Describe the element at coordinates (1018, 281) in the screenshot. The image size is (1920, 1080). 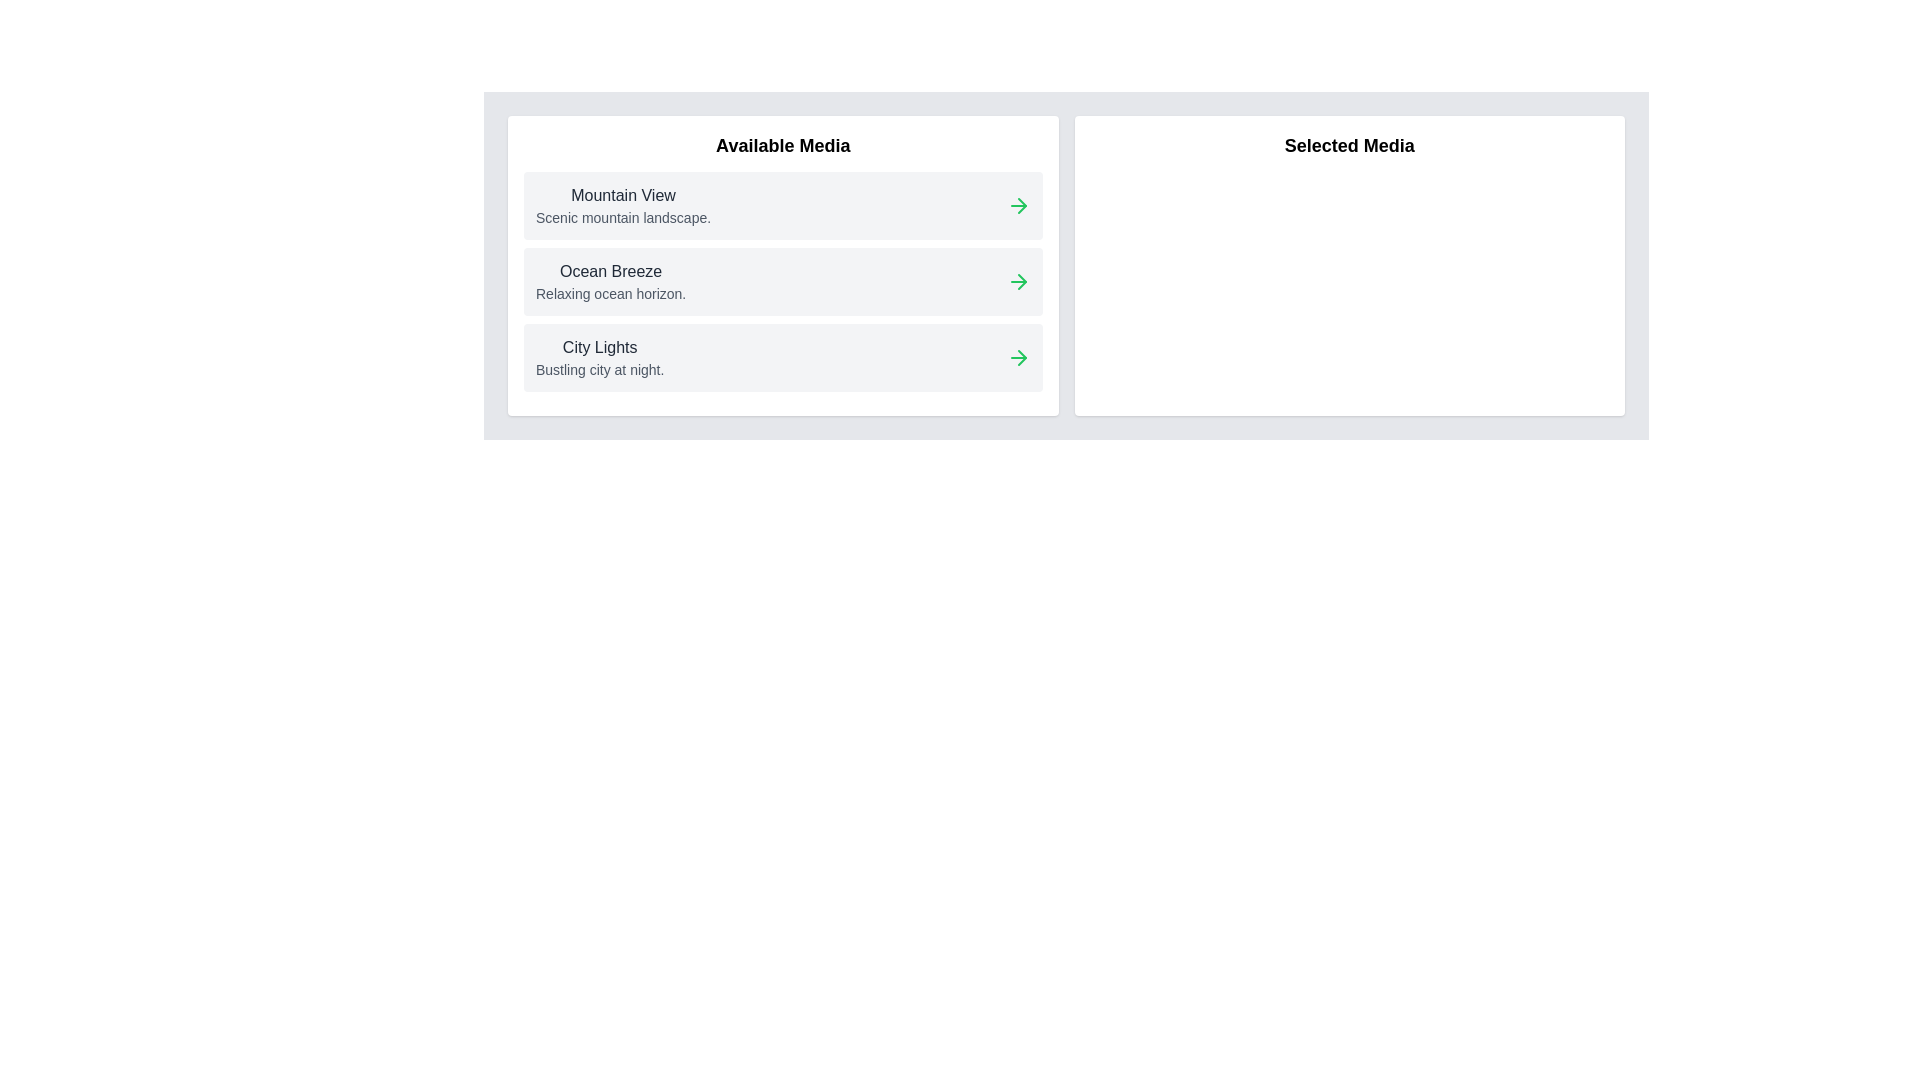
I see `green arrow next to the item Ocean Breeze to transfer it to the 'Selected Media' section` at that location.